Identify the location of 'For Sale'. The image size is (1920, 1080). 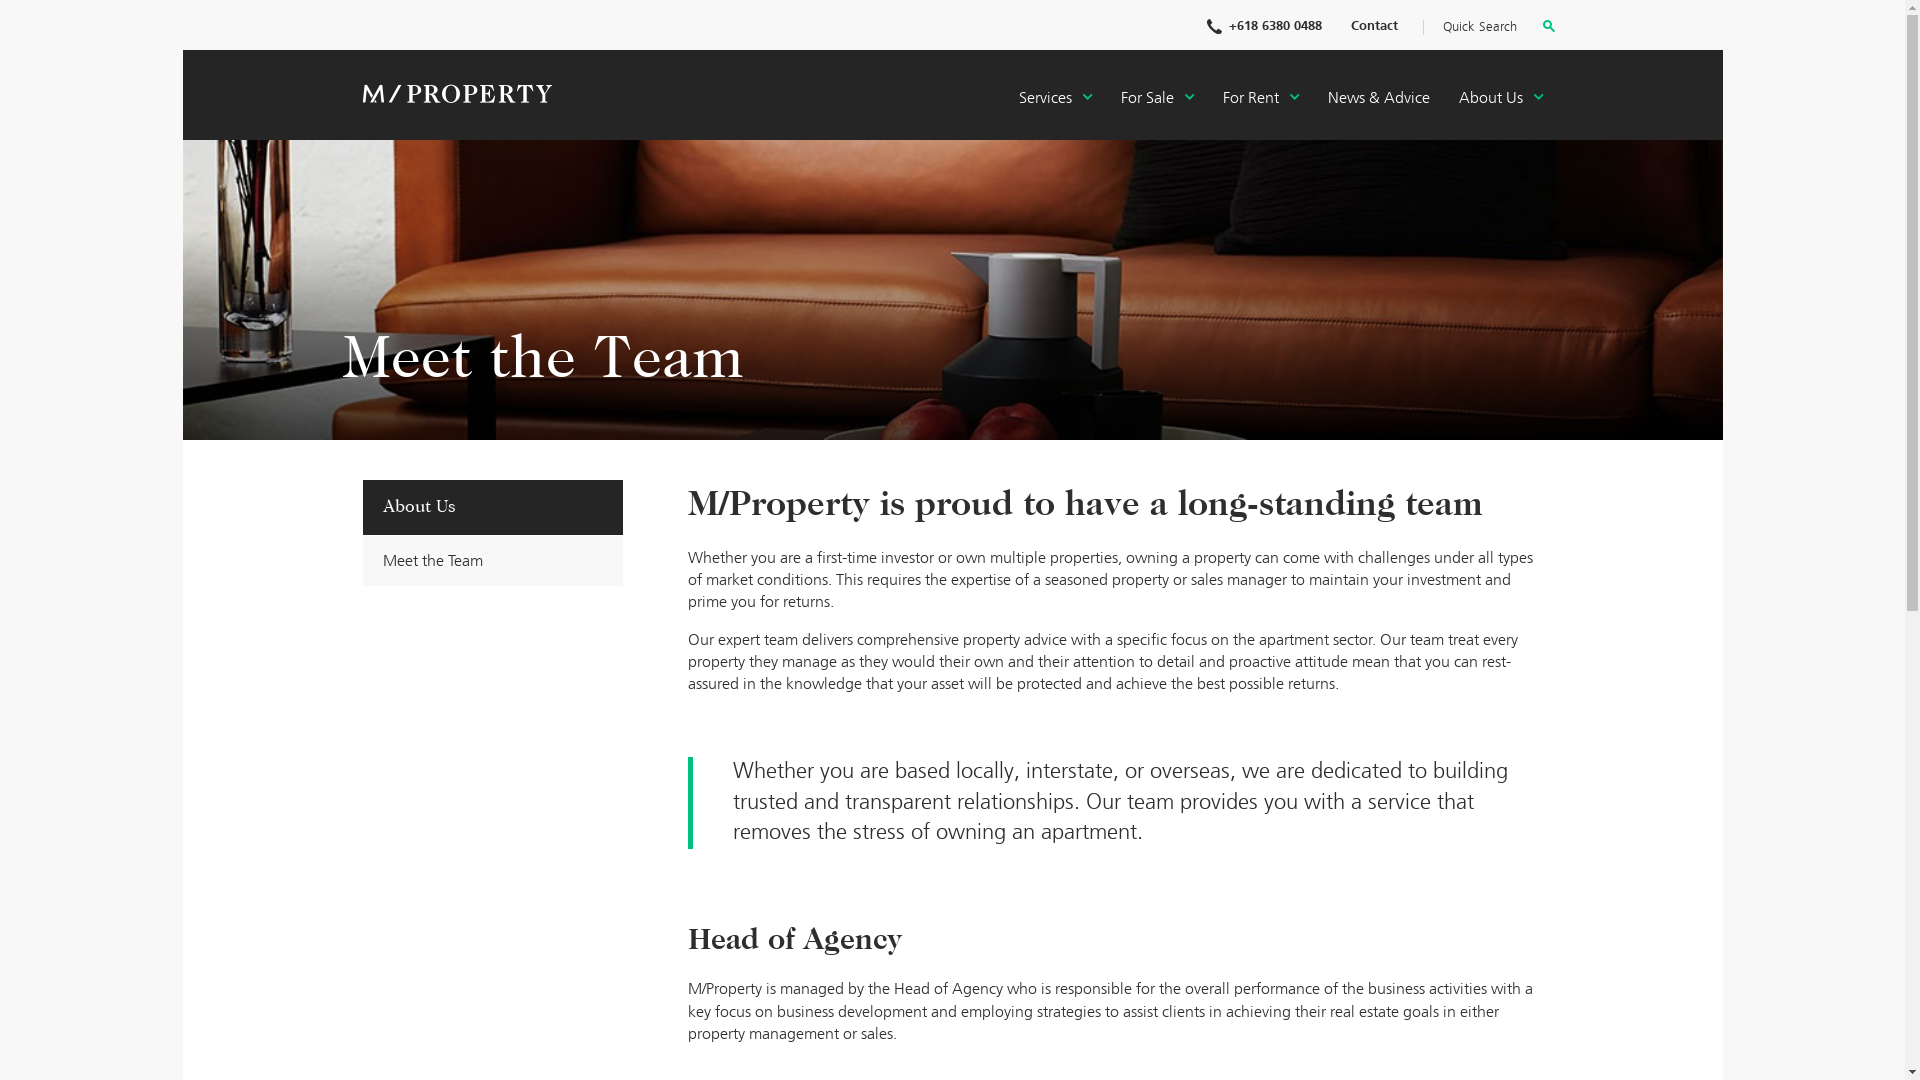
(1156, 99).